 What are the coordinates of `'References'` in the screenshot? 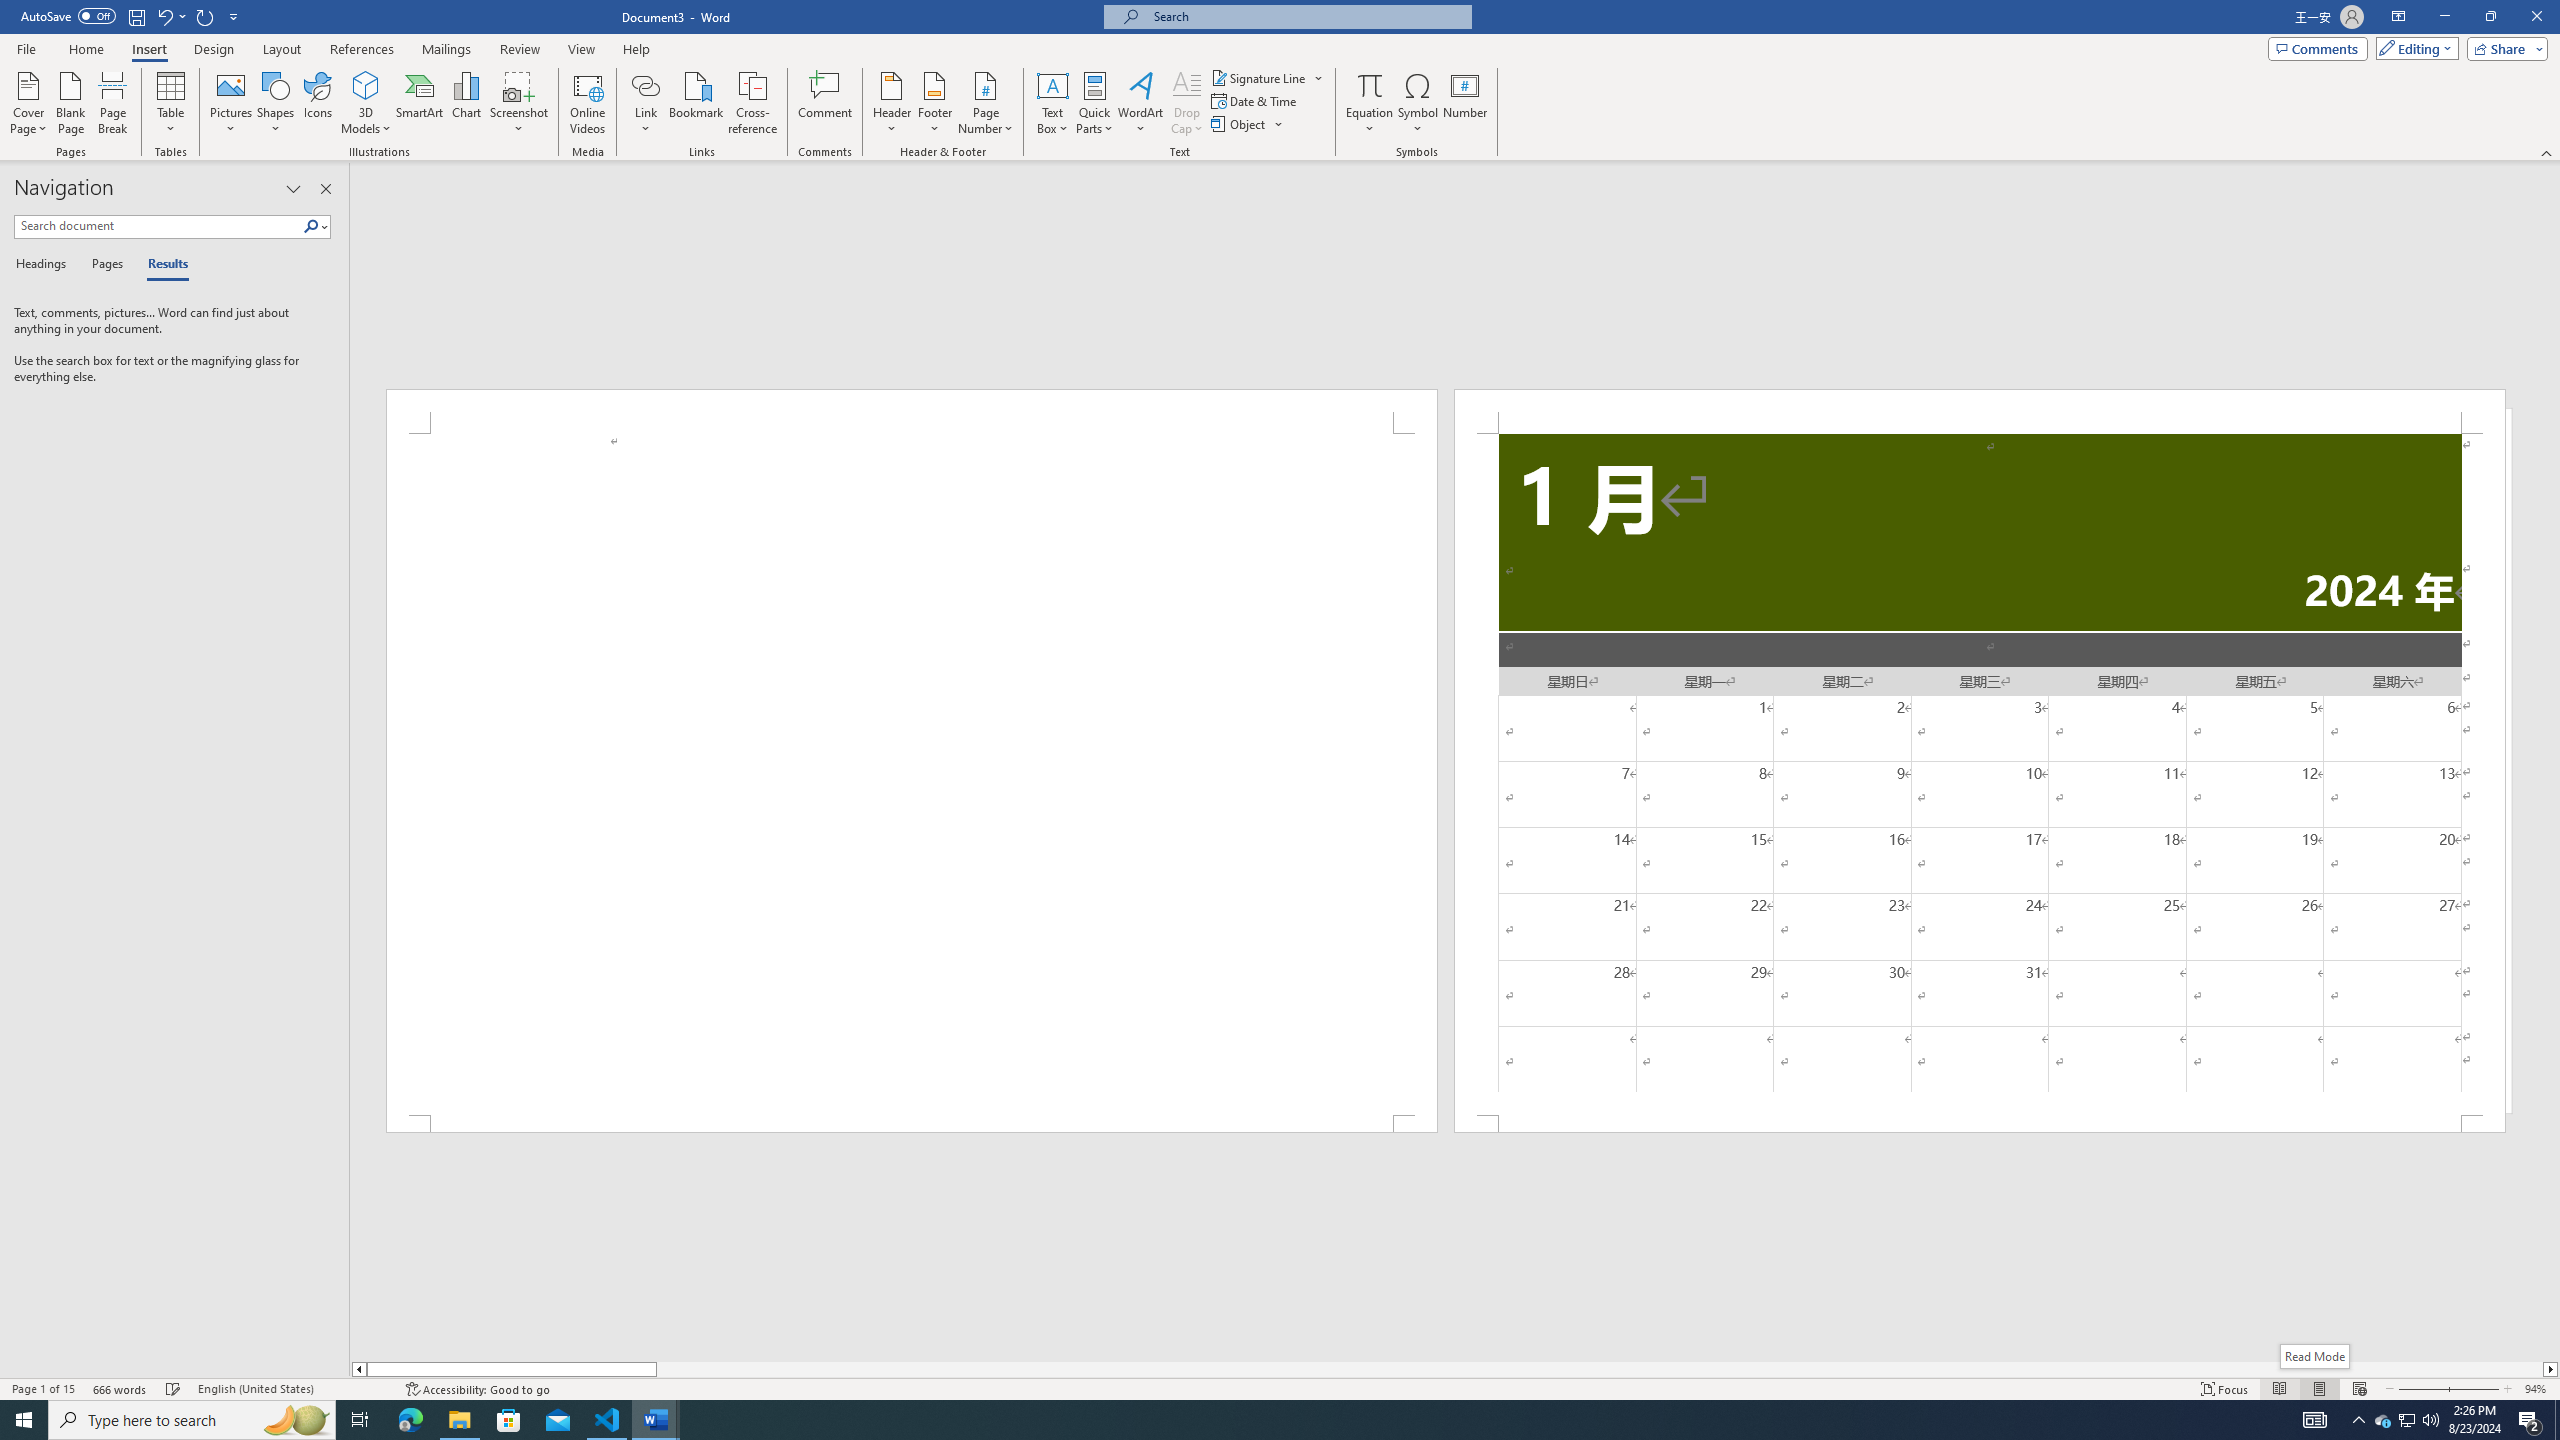 It's located at (362, 49).